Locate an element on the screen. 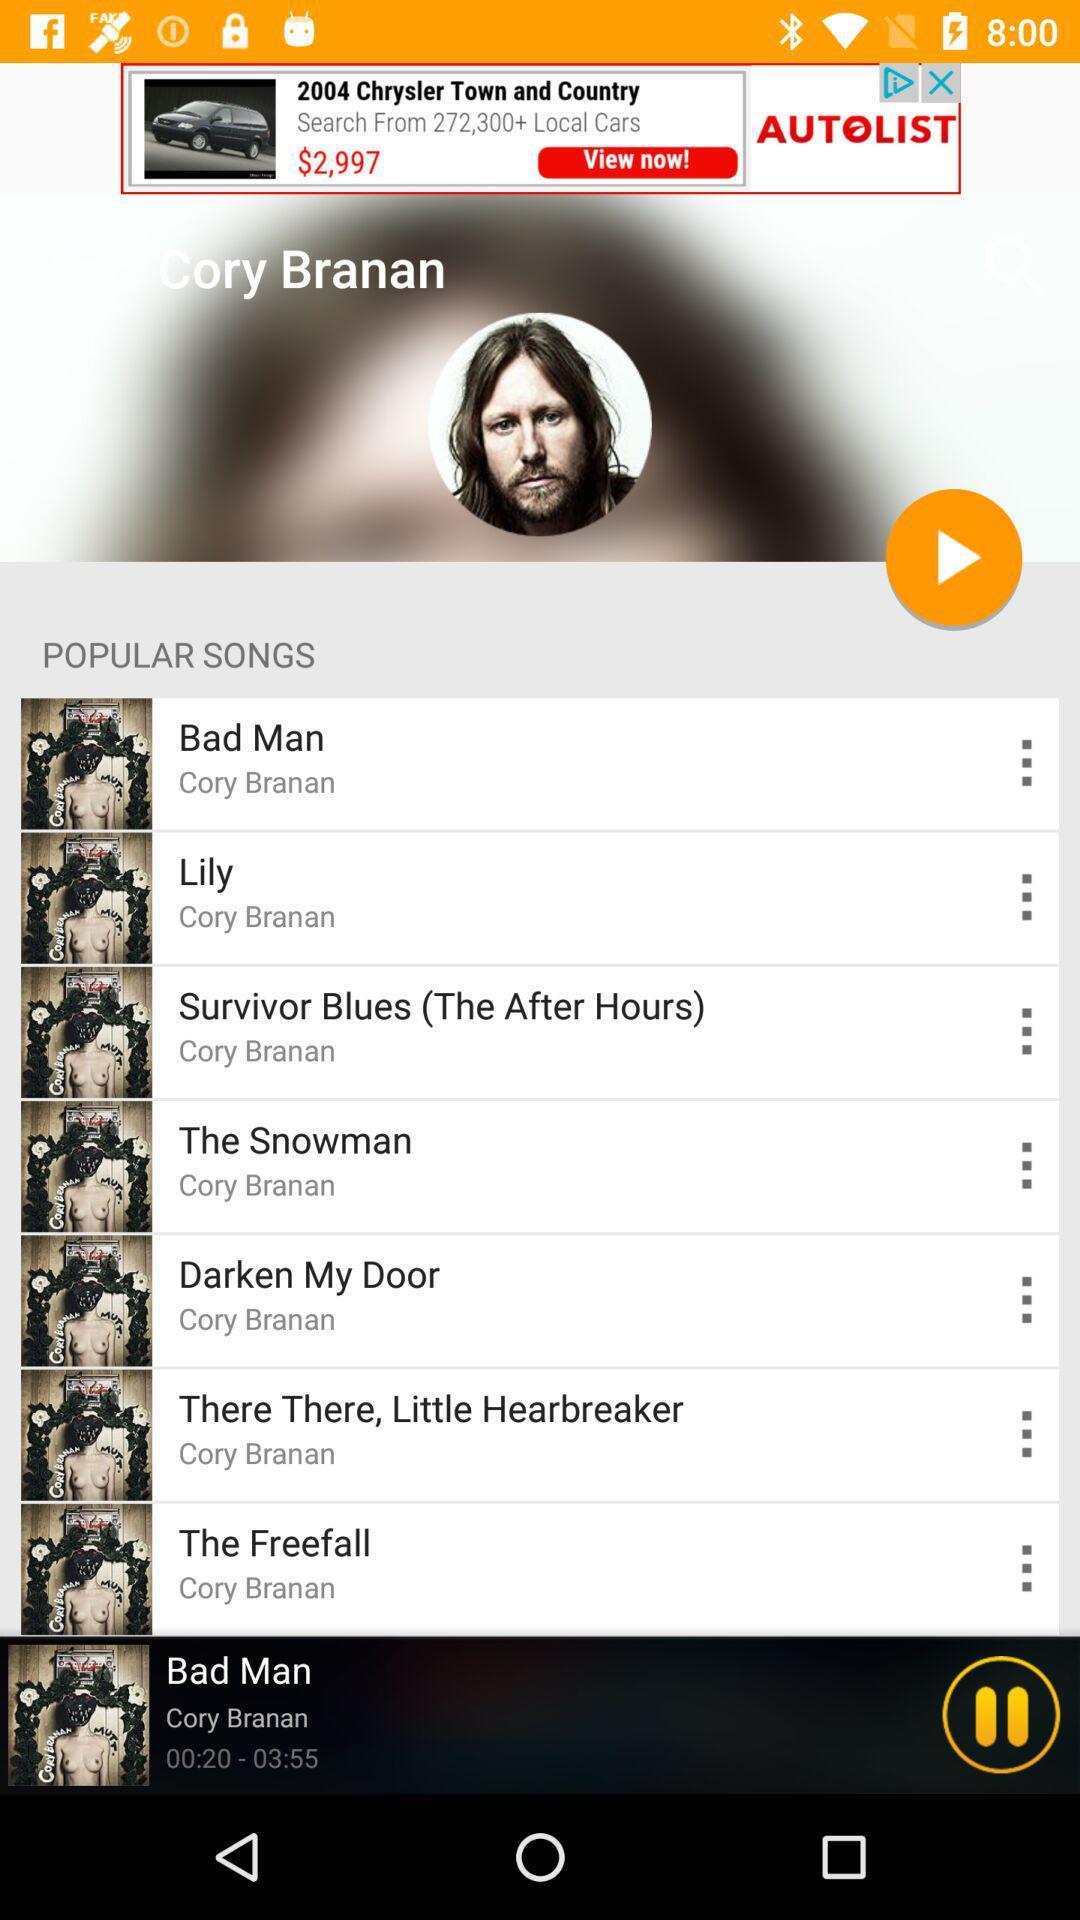 This screenshot has height=1920, width=1080. the more icon is located at coordinates (1027, 1568).